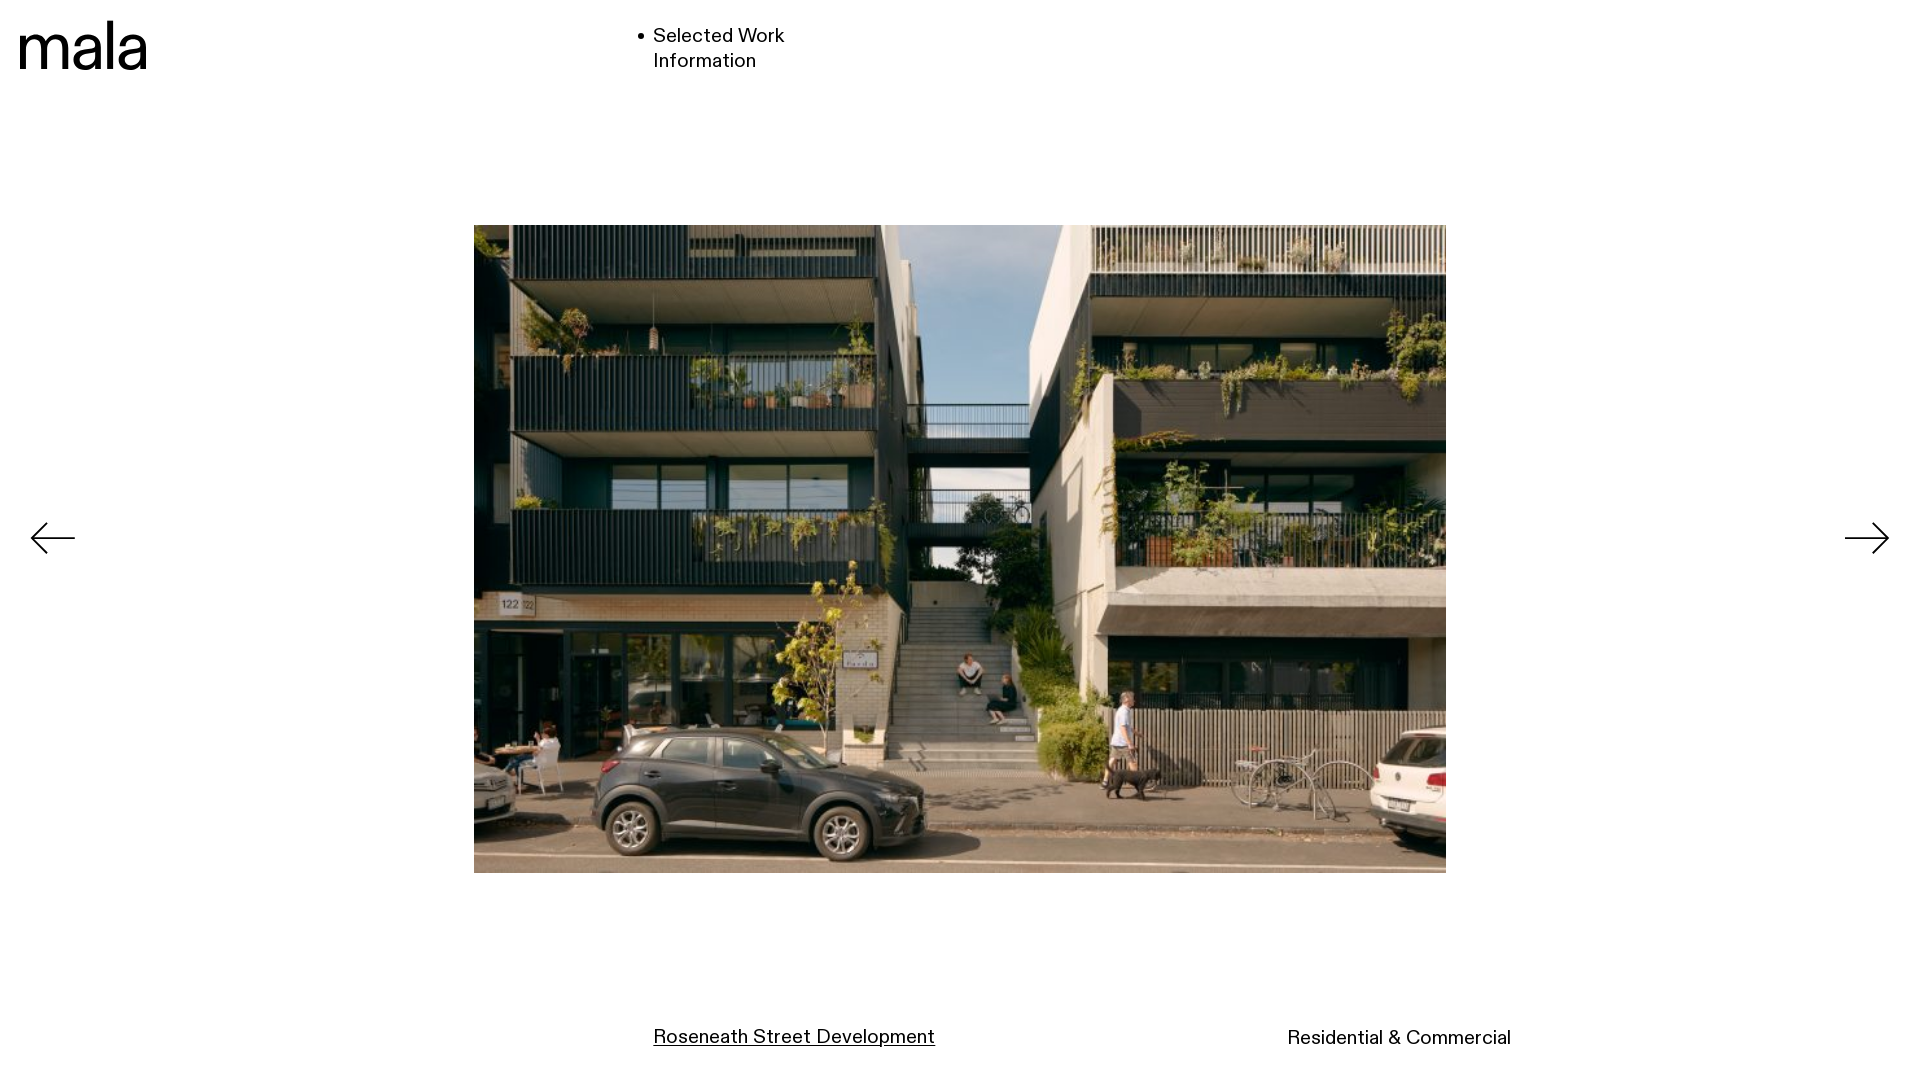 Image resolution: width=1920 pixels, height=1080 pixels. I want to click on 'Mala', so click(81, 46).